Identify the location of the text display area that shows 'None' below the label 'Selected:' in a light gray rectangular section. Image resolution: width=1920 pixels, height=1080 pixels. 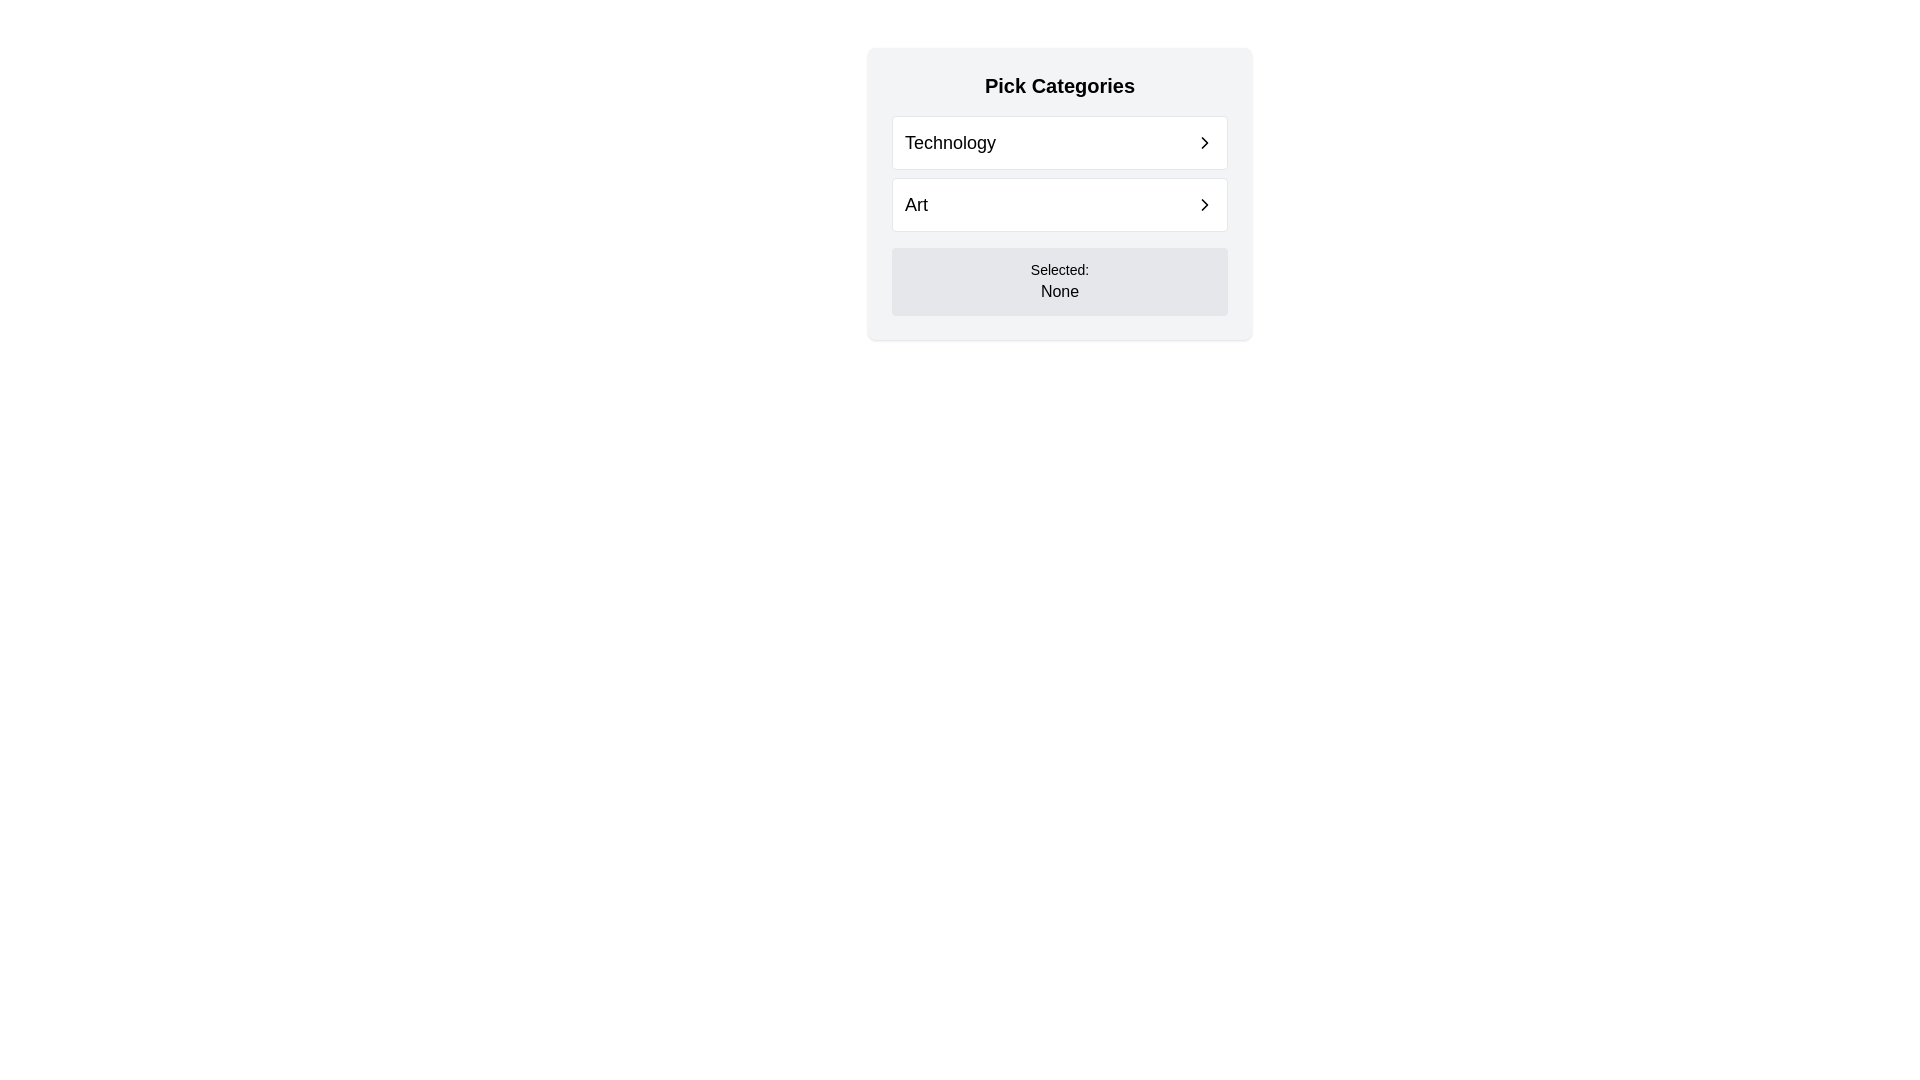
(1059, 292).